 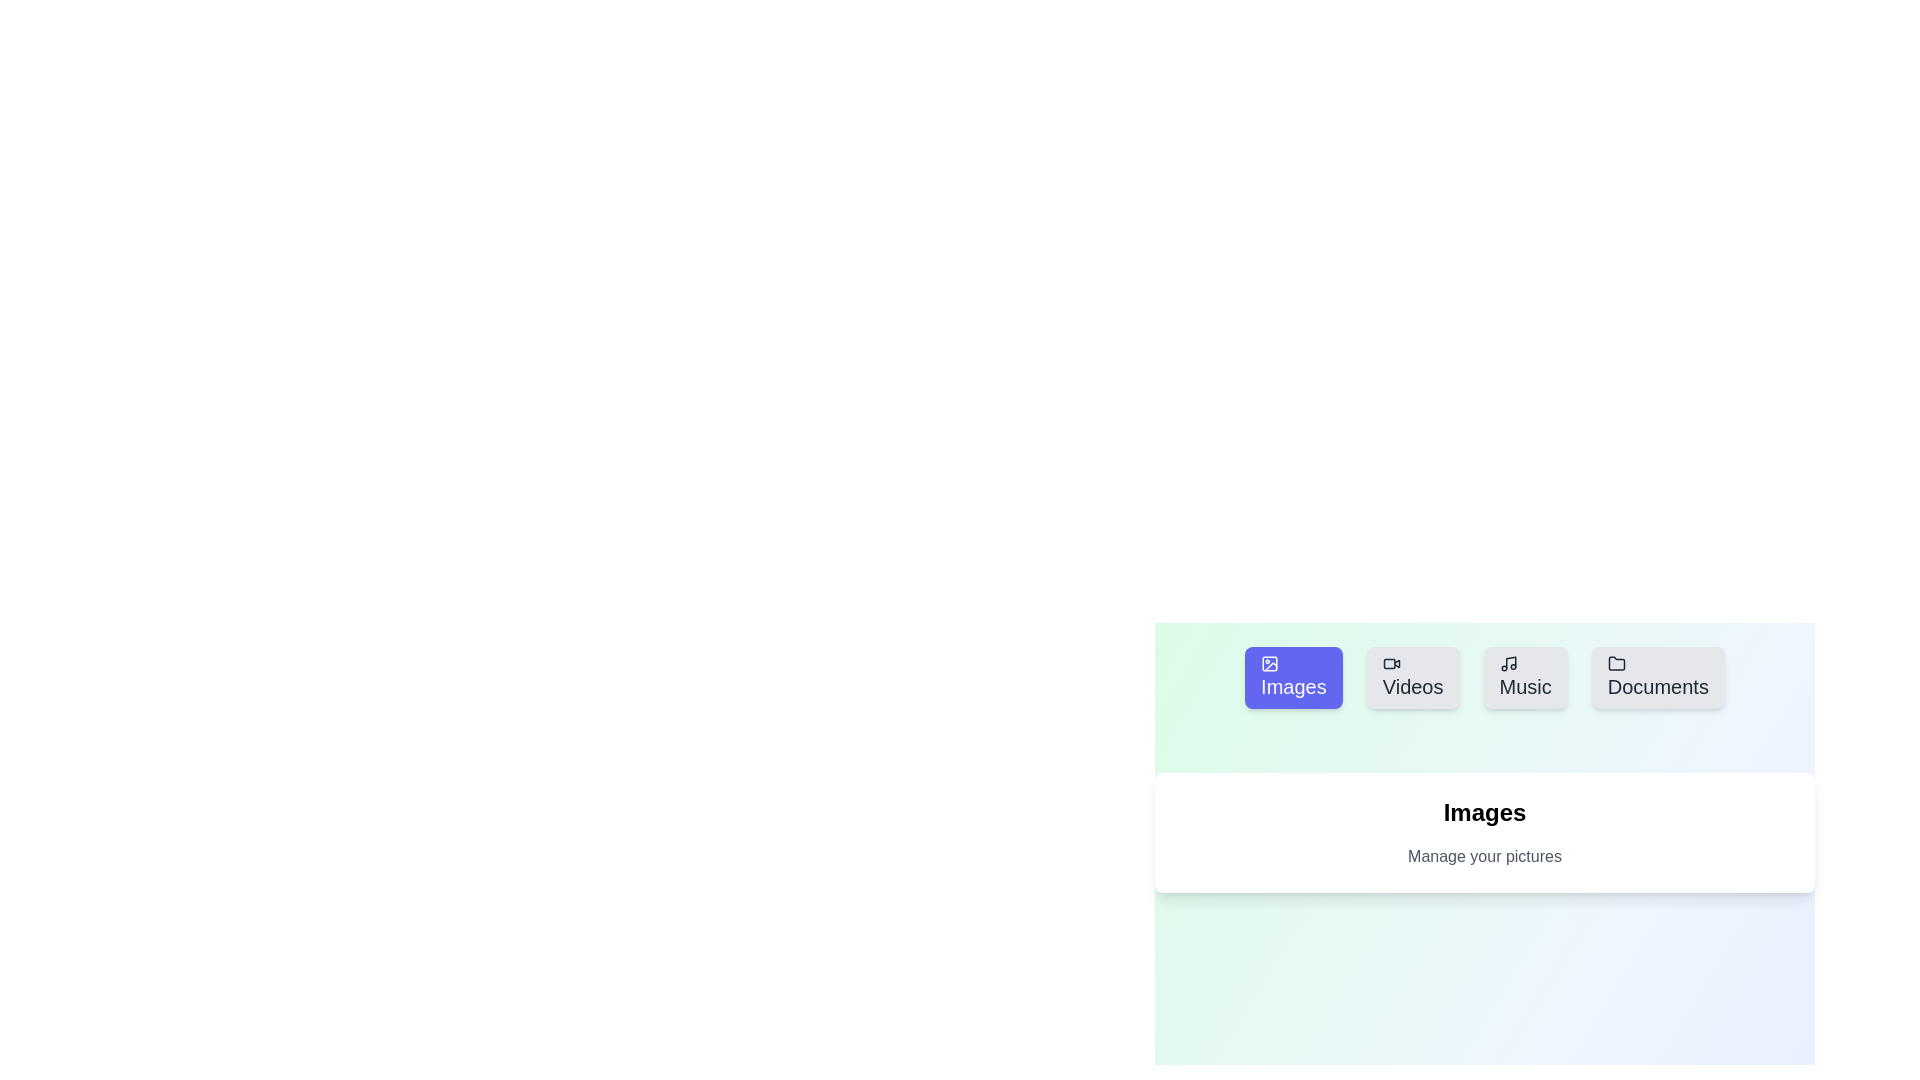 What do you see at coordinates (1412, 677) in the screenshot?
I see `the Videos tab to view its content` at bounding box center [1412, 677].